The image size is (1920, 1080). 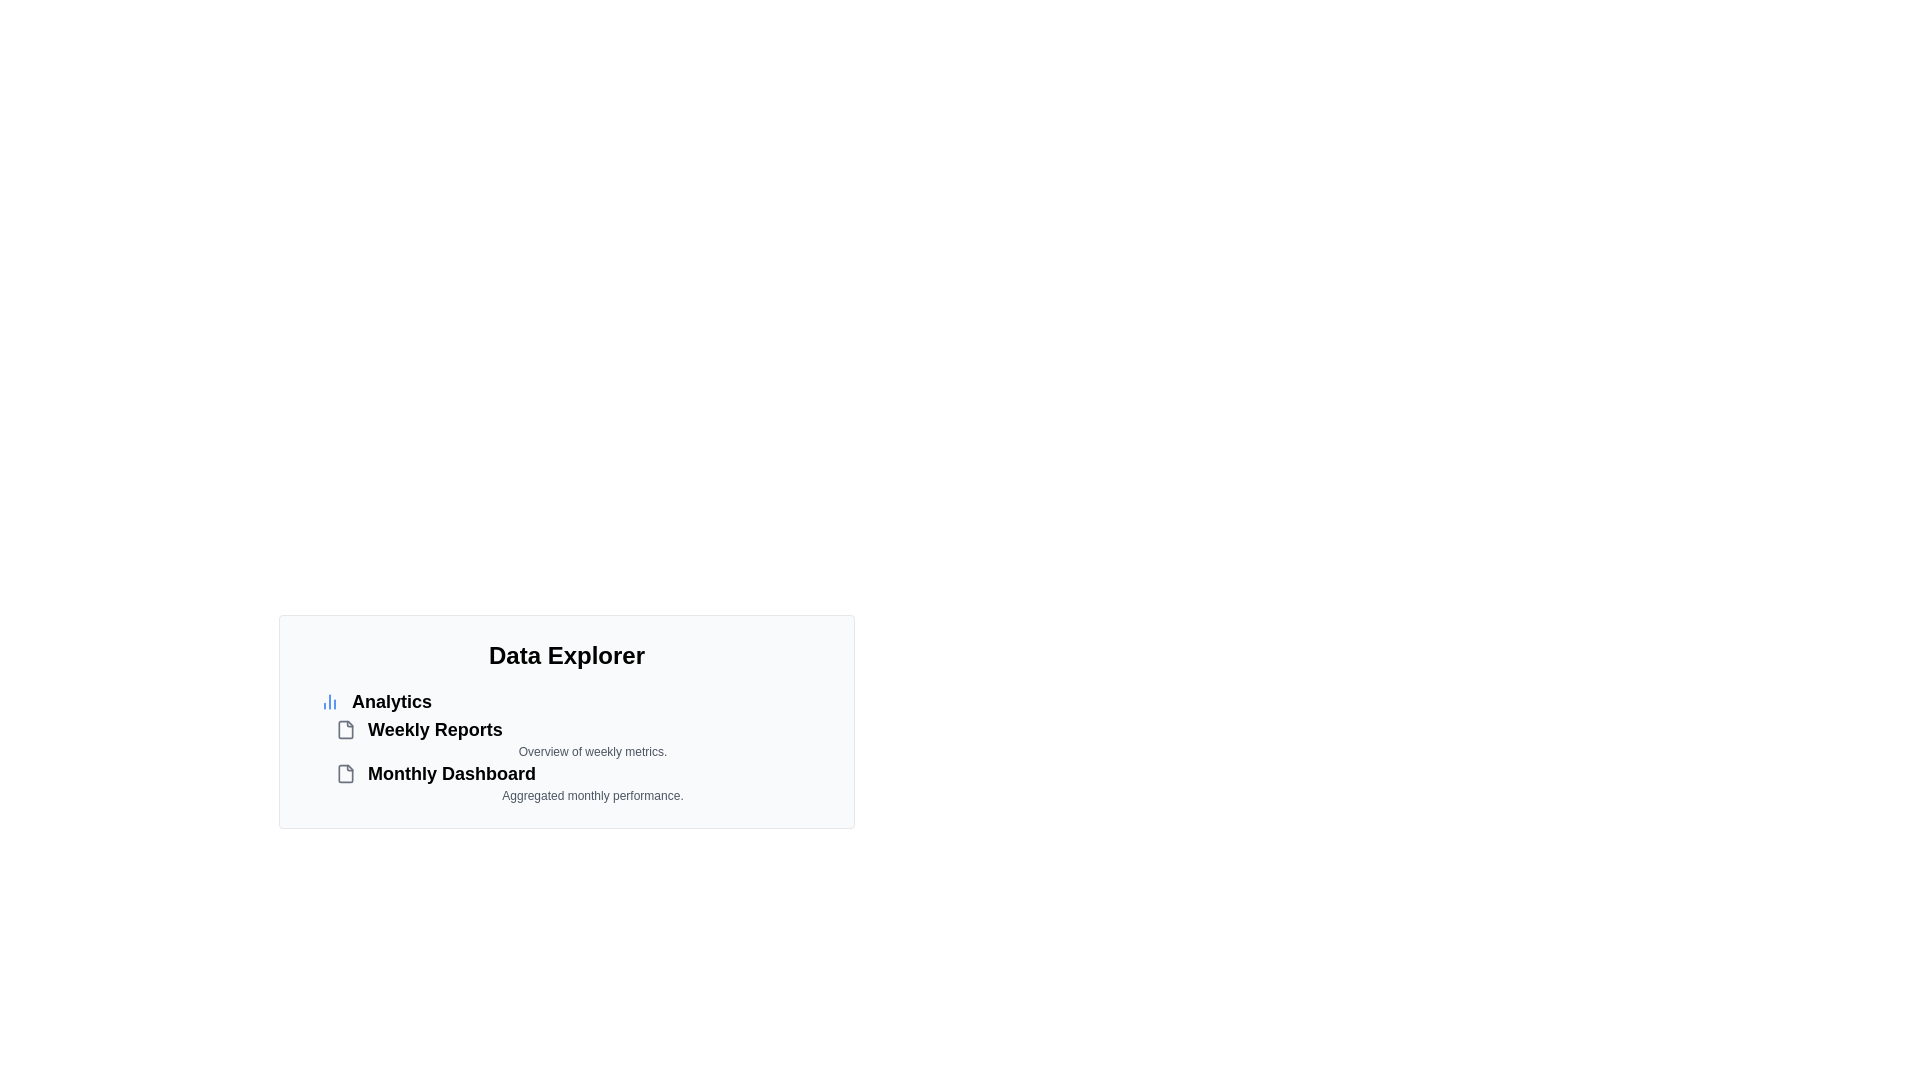 I want to click on the 'Monthly Dashboard' text label, which is the second item under the 'Analytics' category in the 'Data Explorer' section, visually aligned below 'Weekly Reports' and to the right of a file-like icon, so click(x=450, y=773).